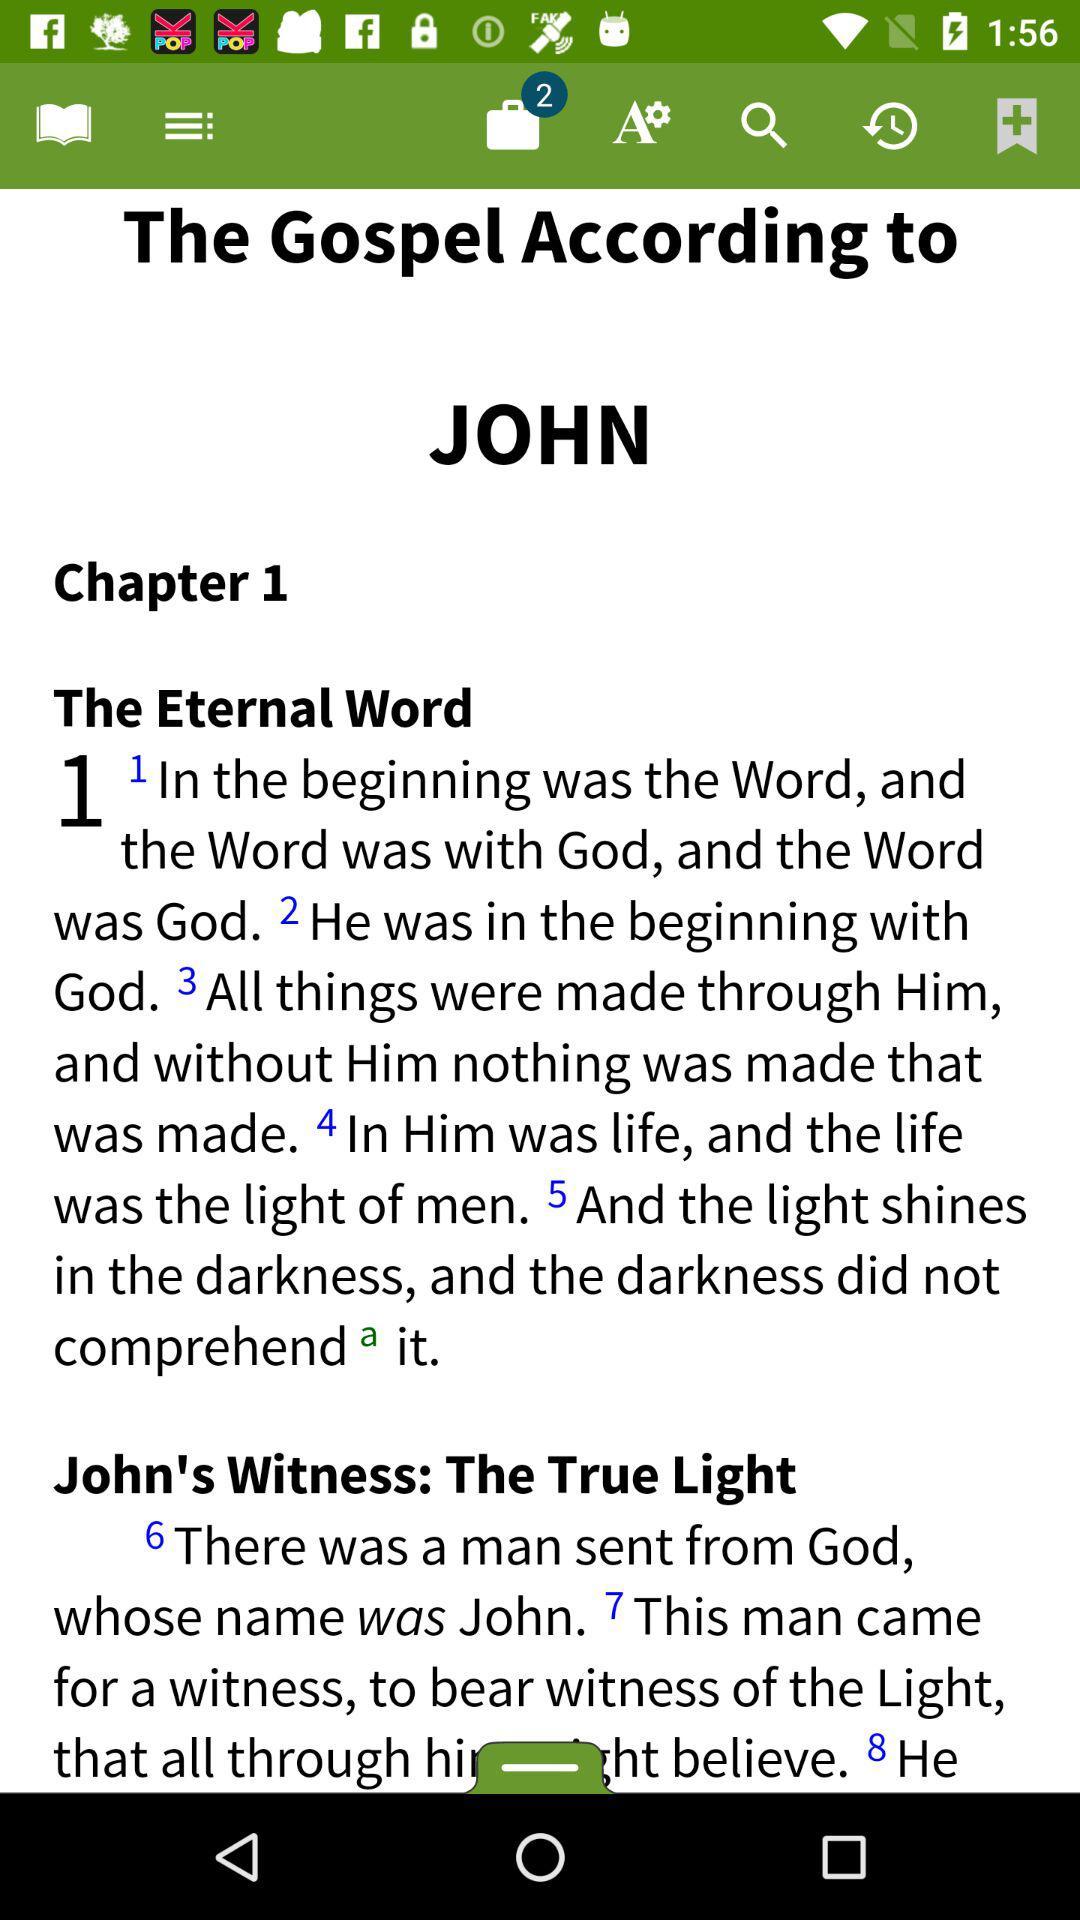 This screenshot has height=1920, width=1080. Describe the element at coordinates (512, 124) in the screenshot. I see `content` at that location.